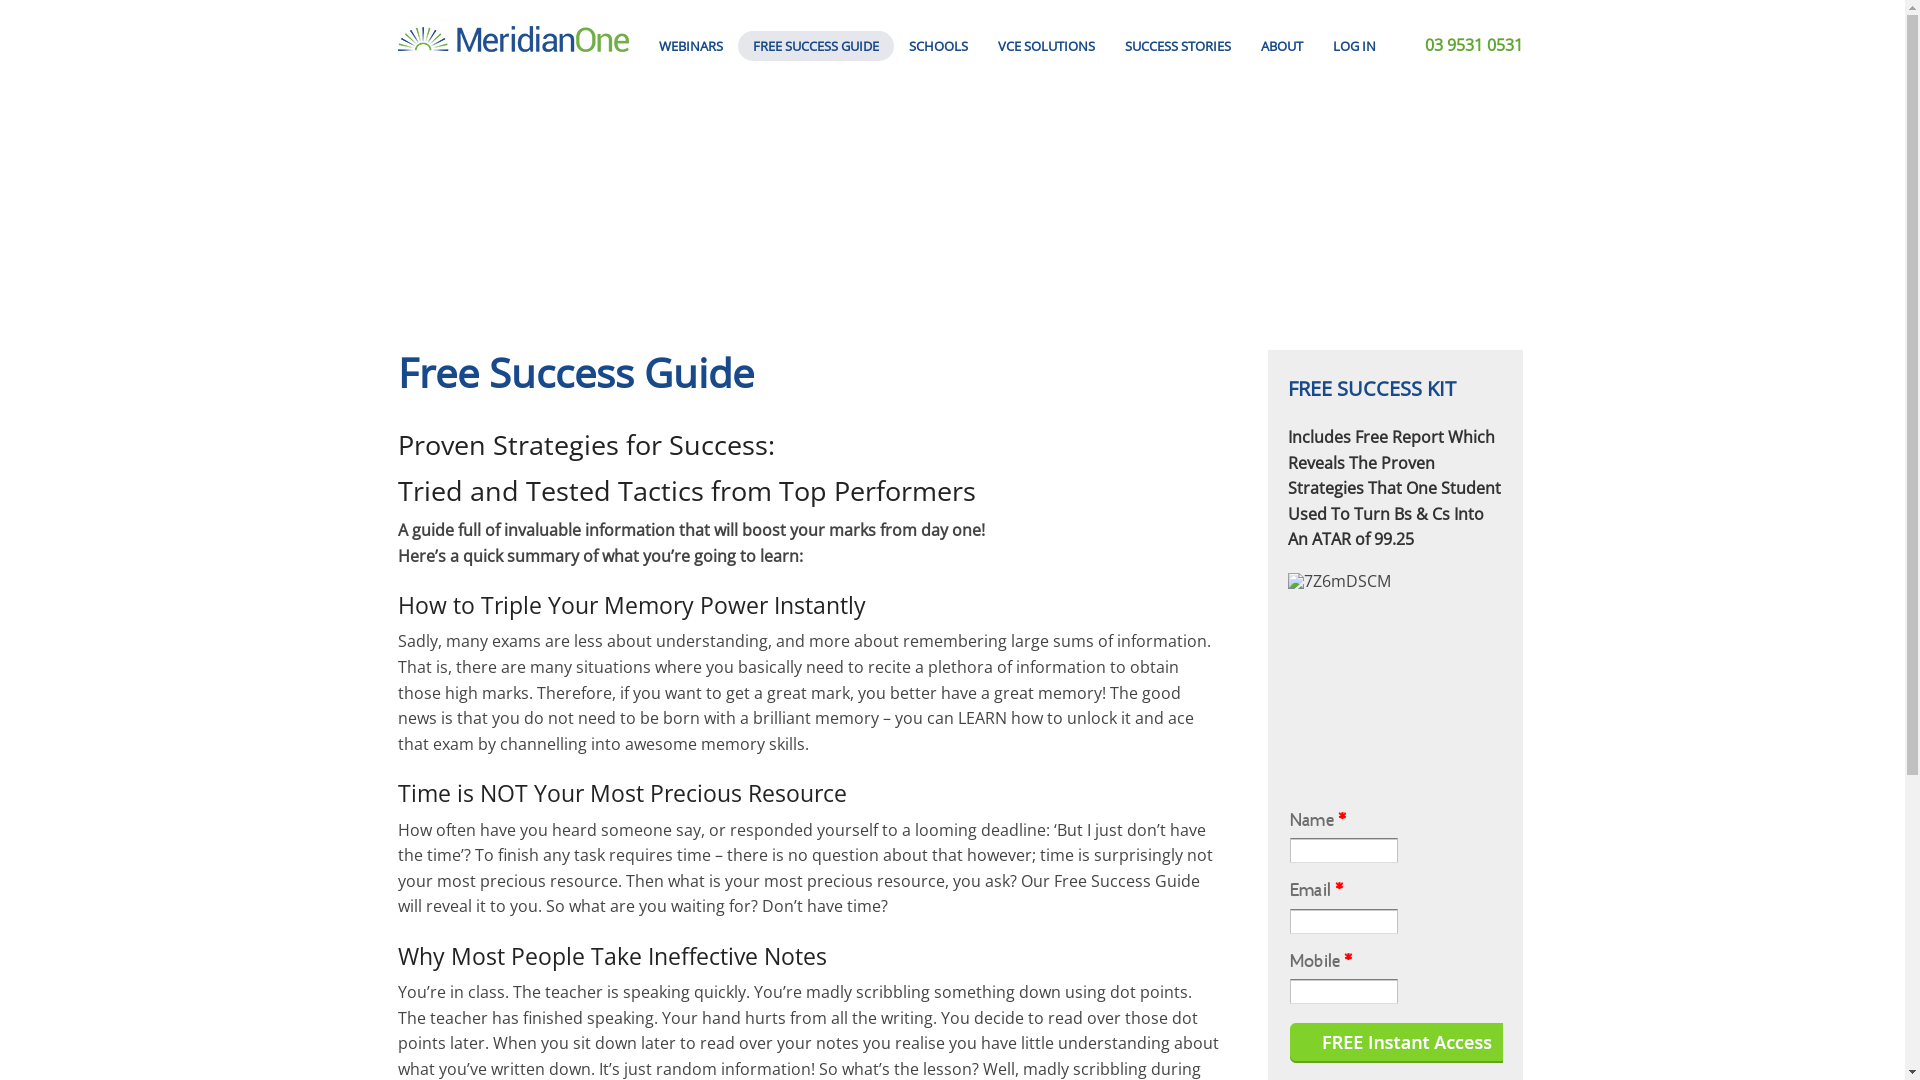 This screenshot has width=1920, height=1080. What do you see at coordinates (691, 128) in the screenshot?
I see `'HSC SUCCESS WEBINAR'` at bounding box center [691, 128].